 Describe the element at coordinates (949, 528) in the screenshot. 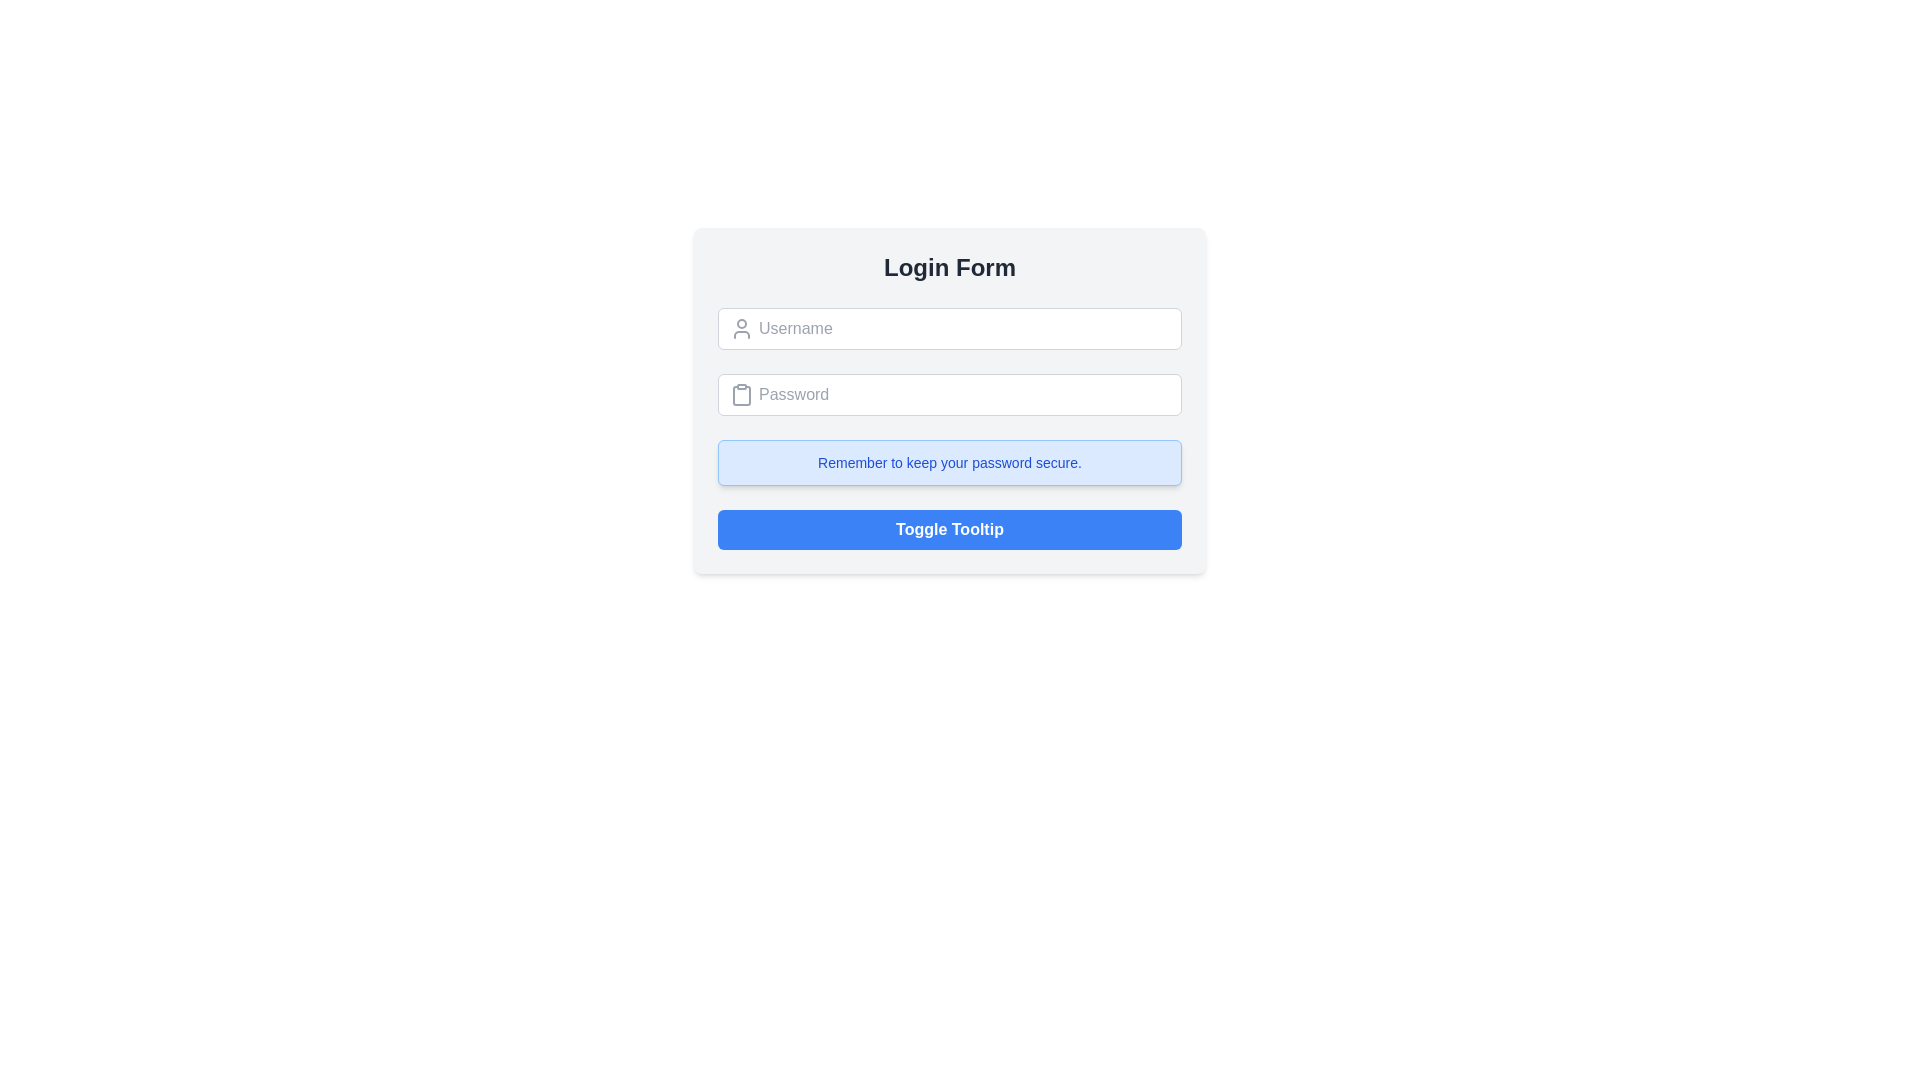

I see `the 'Toggle Tooltip' button, which is centrally aligned in the 'Login Form' and has a blue background with bold white text, to observe the hover effect` at that location.